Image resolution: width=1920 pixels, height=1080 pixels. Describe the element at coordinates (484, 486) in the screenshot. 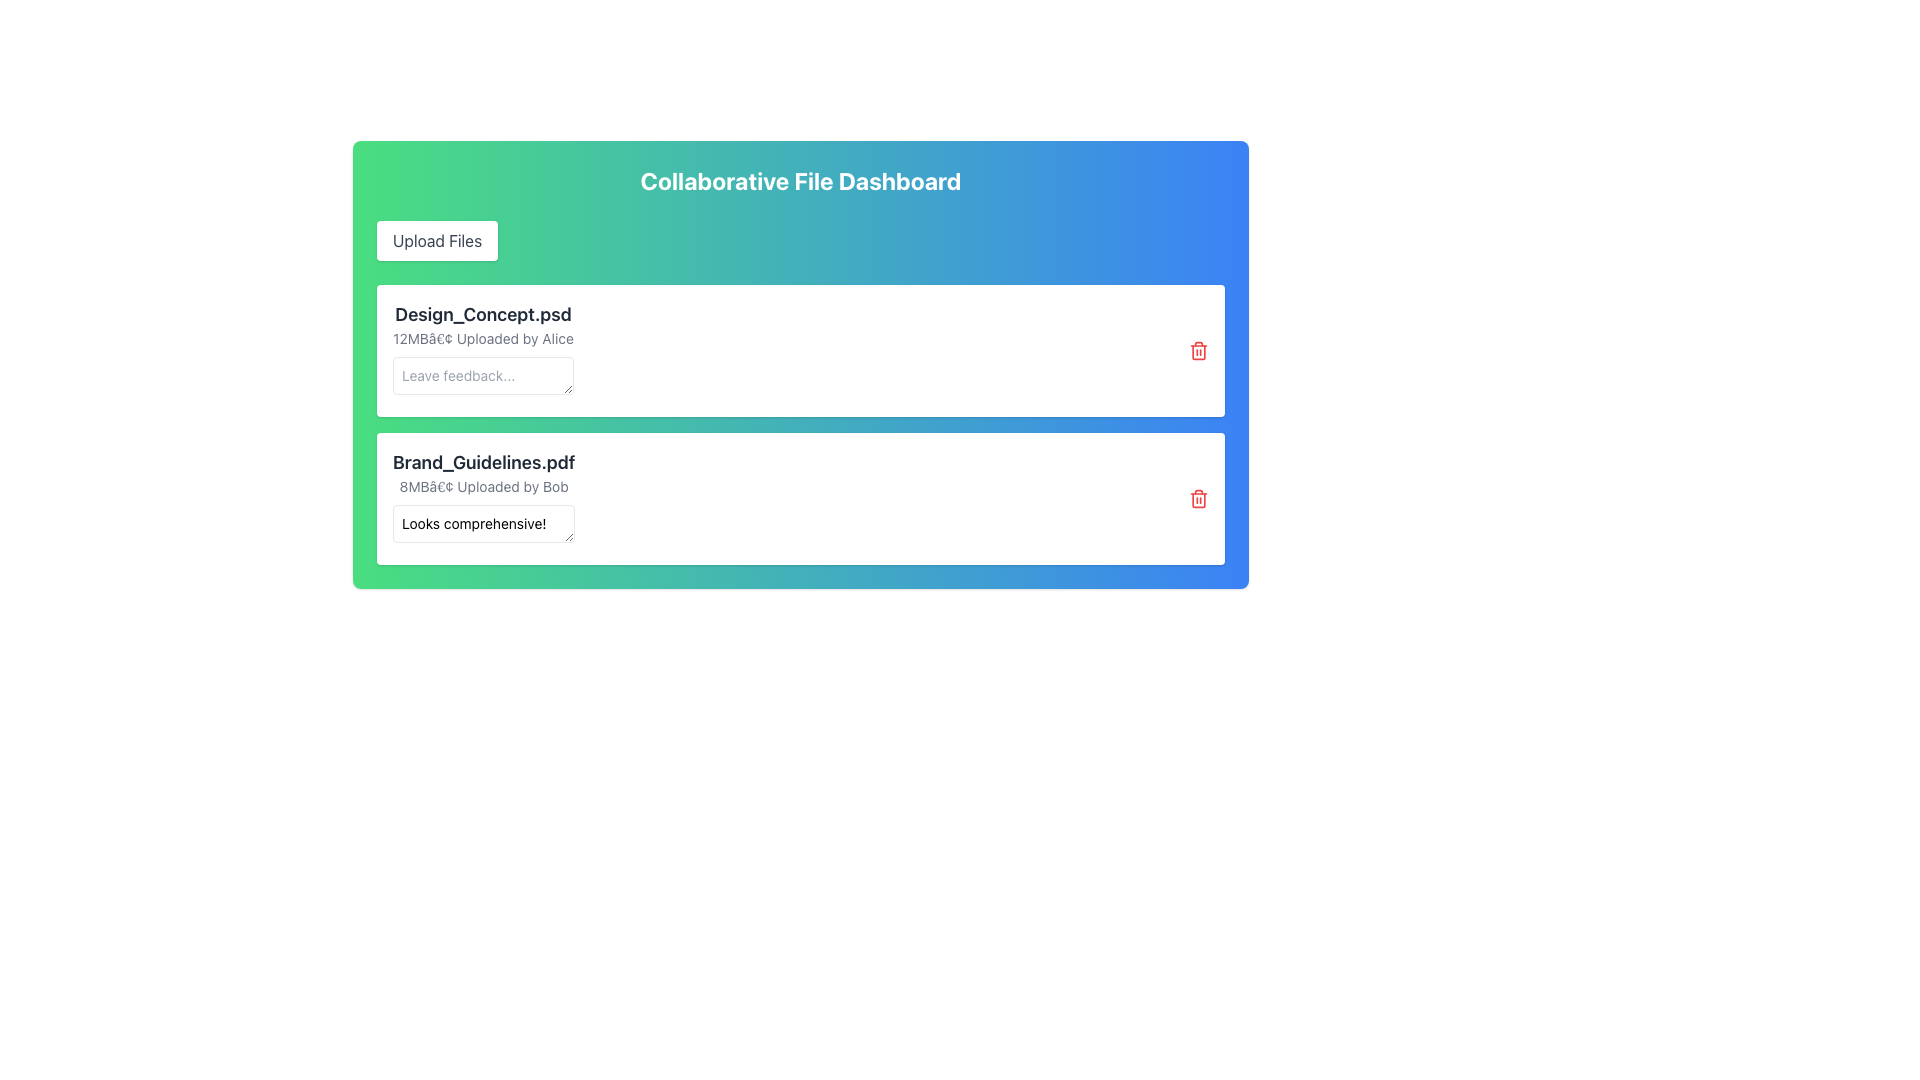

I see `the informational content display that shows the file size ('8MB') and the uploader's name ('Bob'), which is located below the title 'Brand_Guidelines.pdf' and above the feedback input box` at that location.